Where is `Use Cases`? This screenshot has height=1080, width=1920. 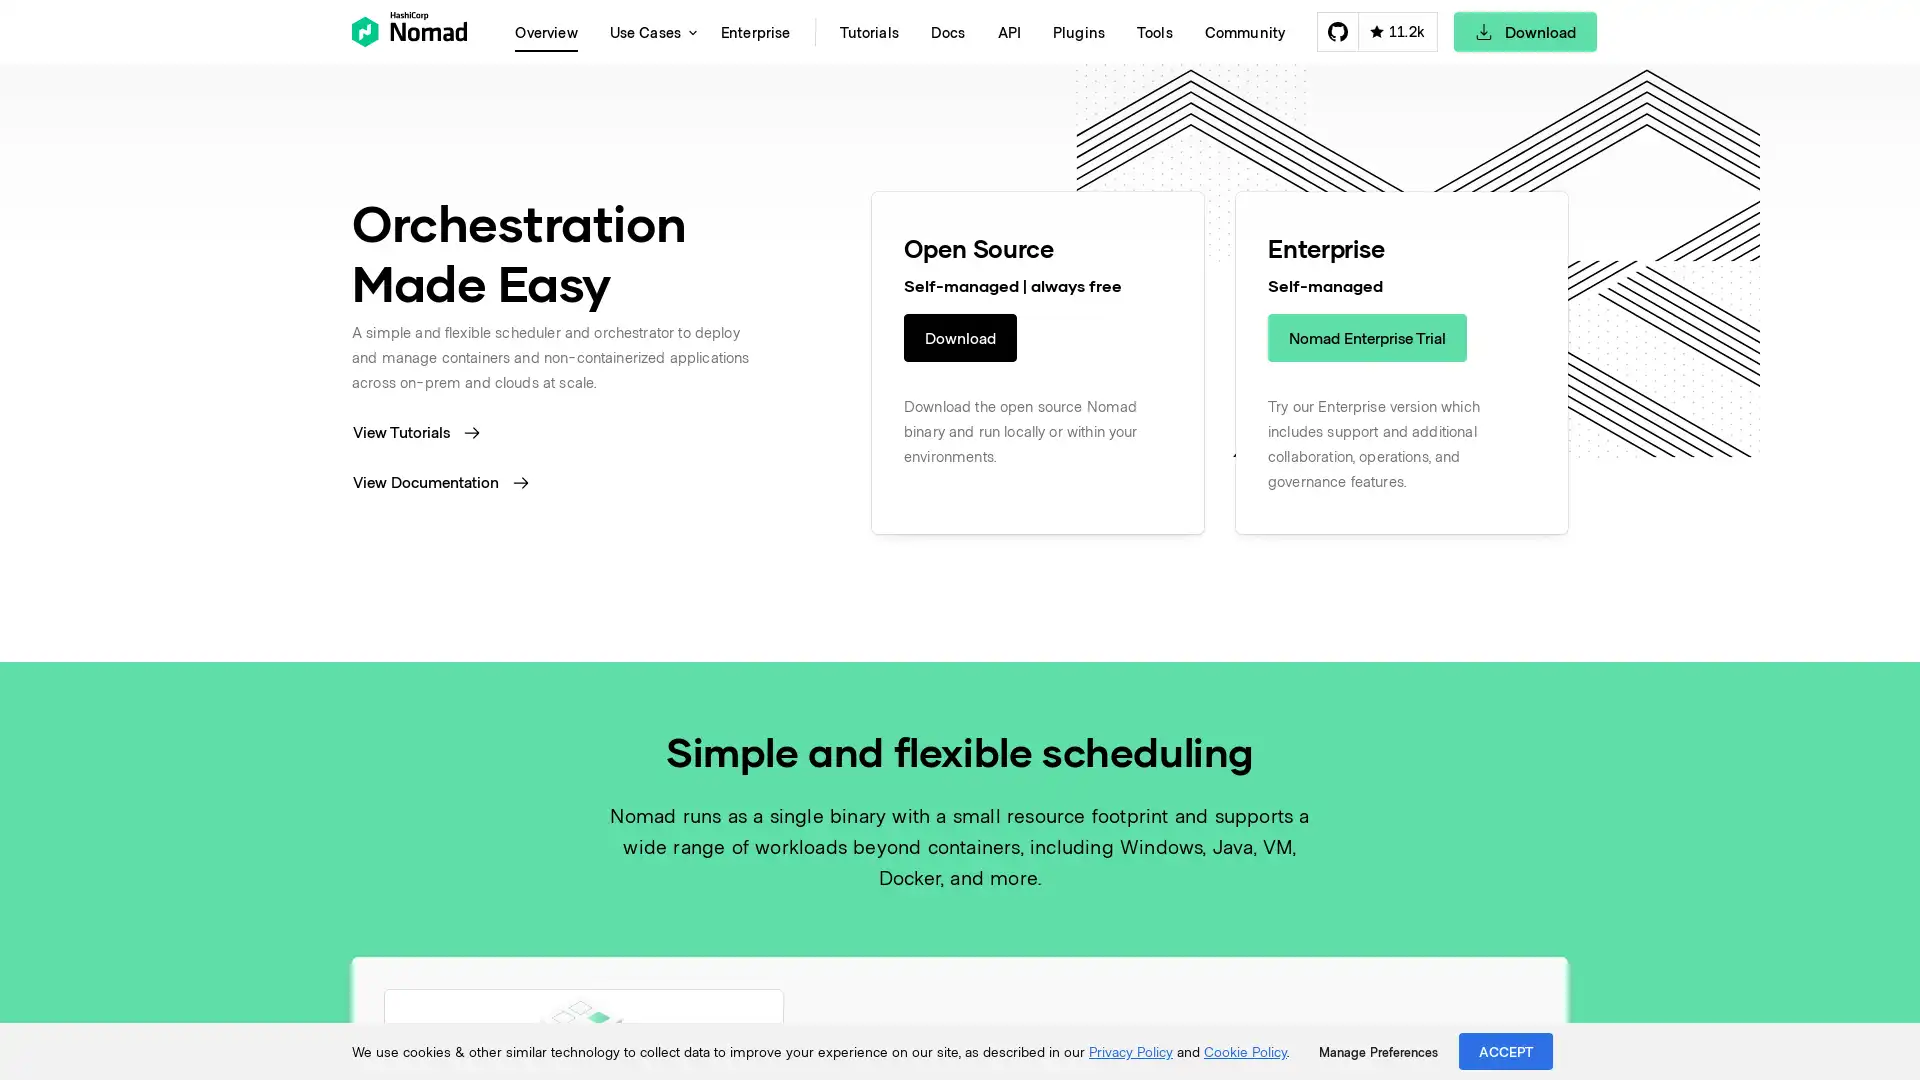 Use Cases is located at coordinates (648, 31).